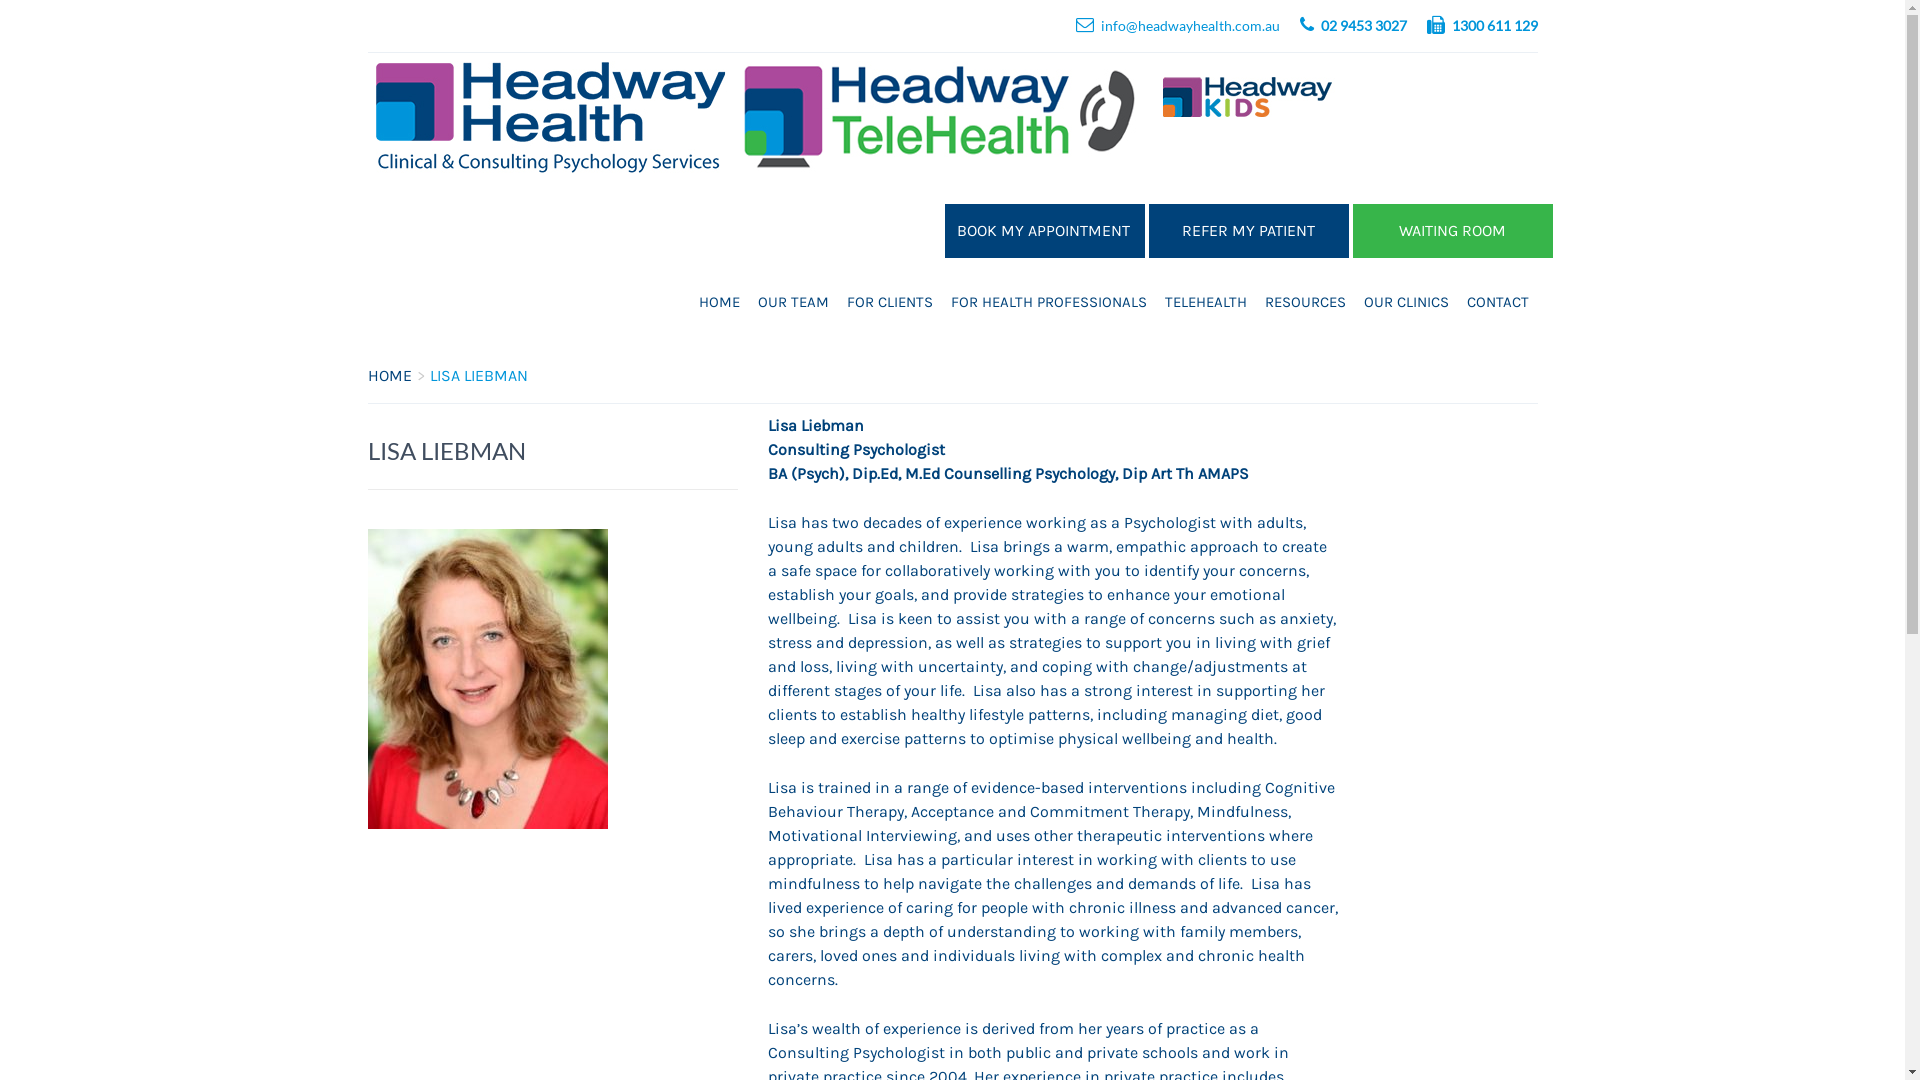  I want to click on 'CONTACT', so click(1458, 301).